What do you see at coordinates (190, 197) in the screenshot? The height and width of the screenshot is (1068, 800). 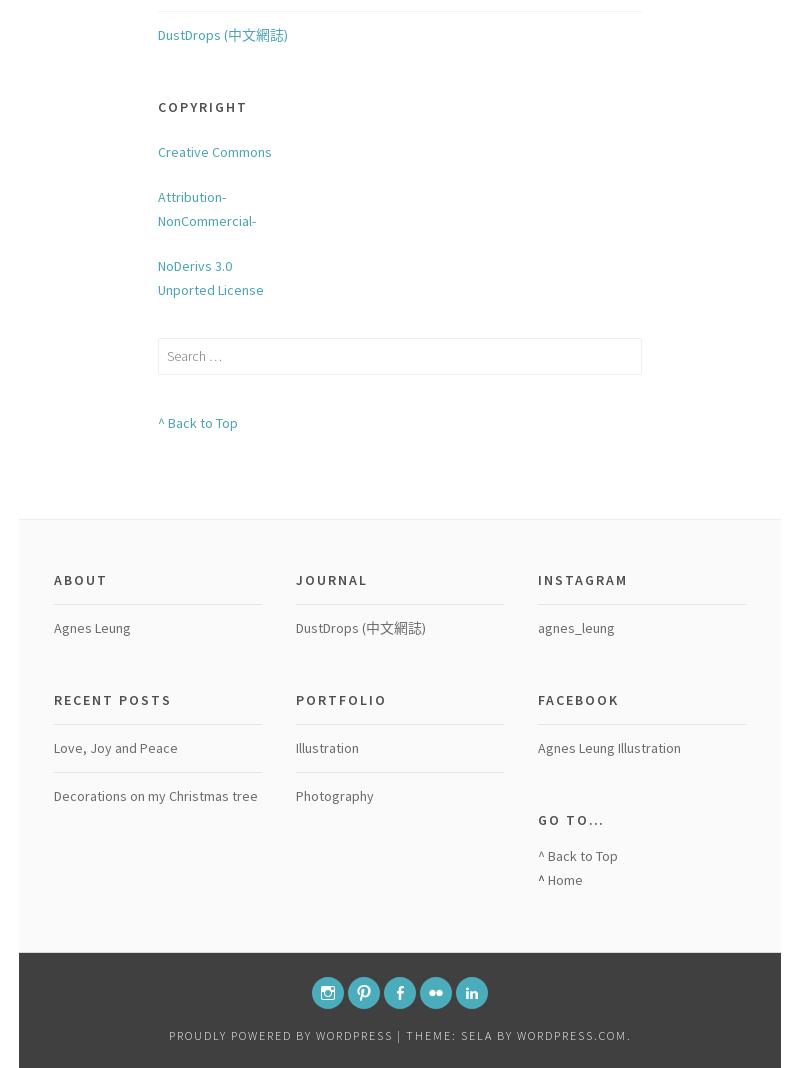 I see `'Attribution-'` at bounding box center [190, 197].